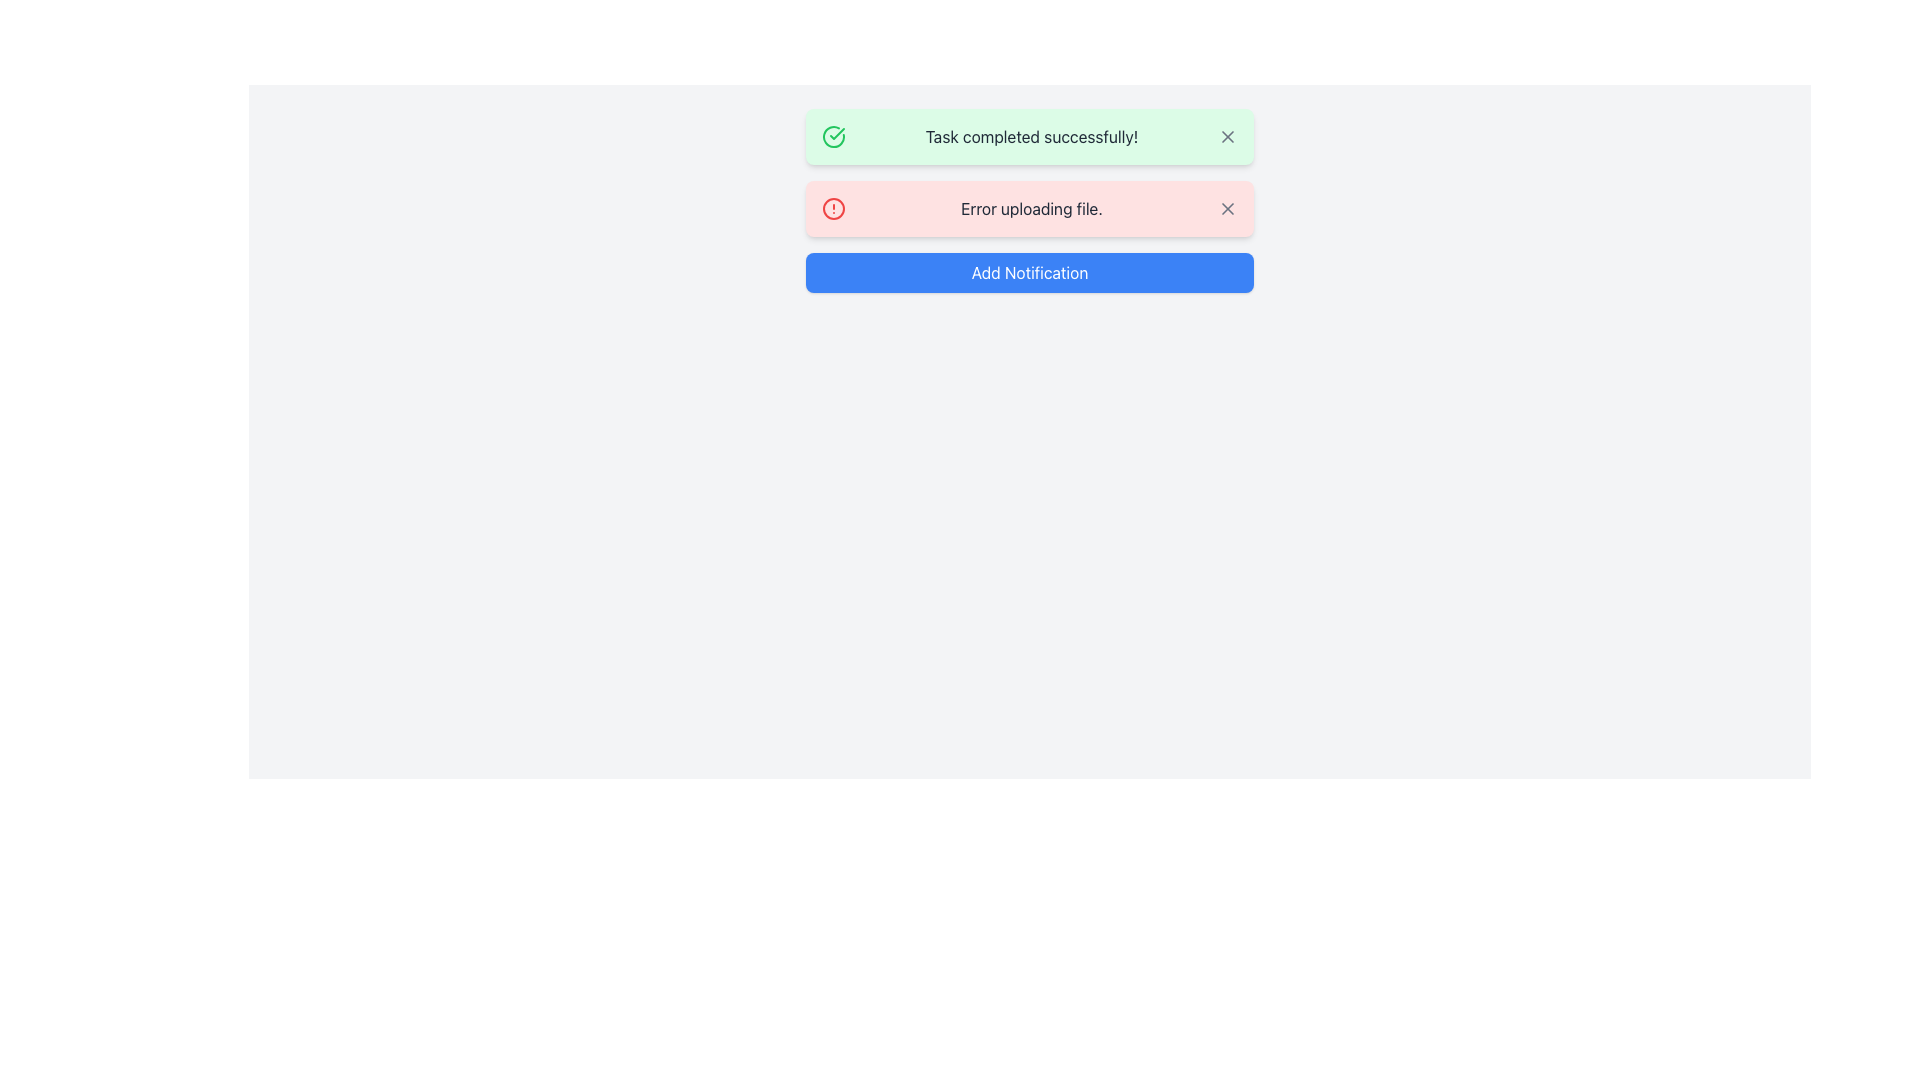 The height and width of the screenshot is (1080, 1920). I want to click on error message displayed in the informational text label located within the second notification card, which has a red background and is centrally aligned following a red icon, so click(1032, 208).